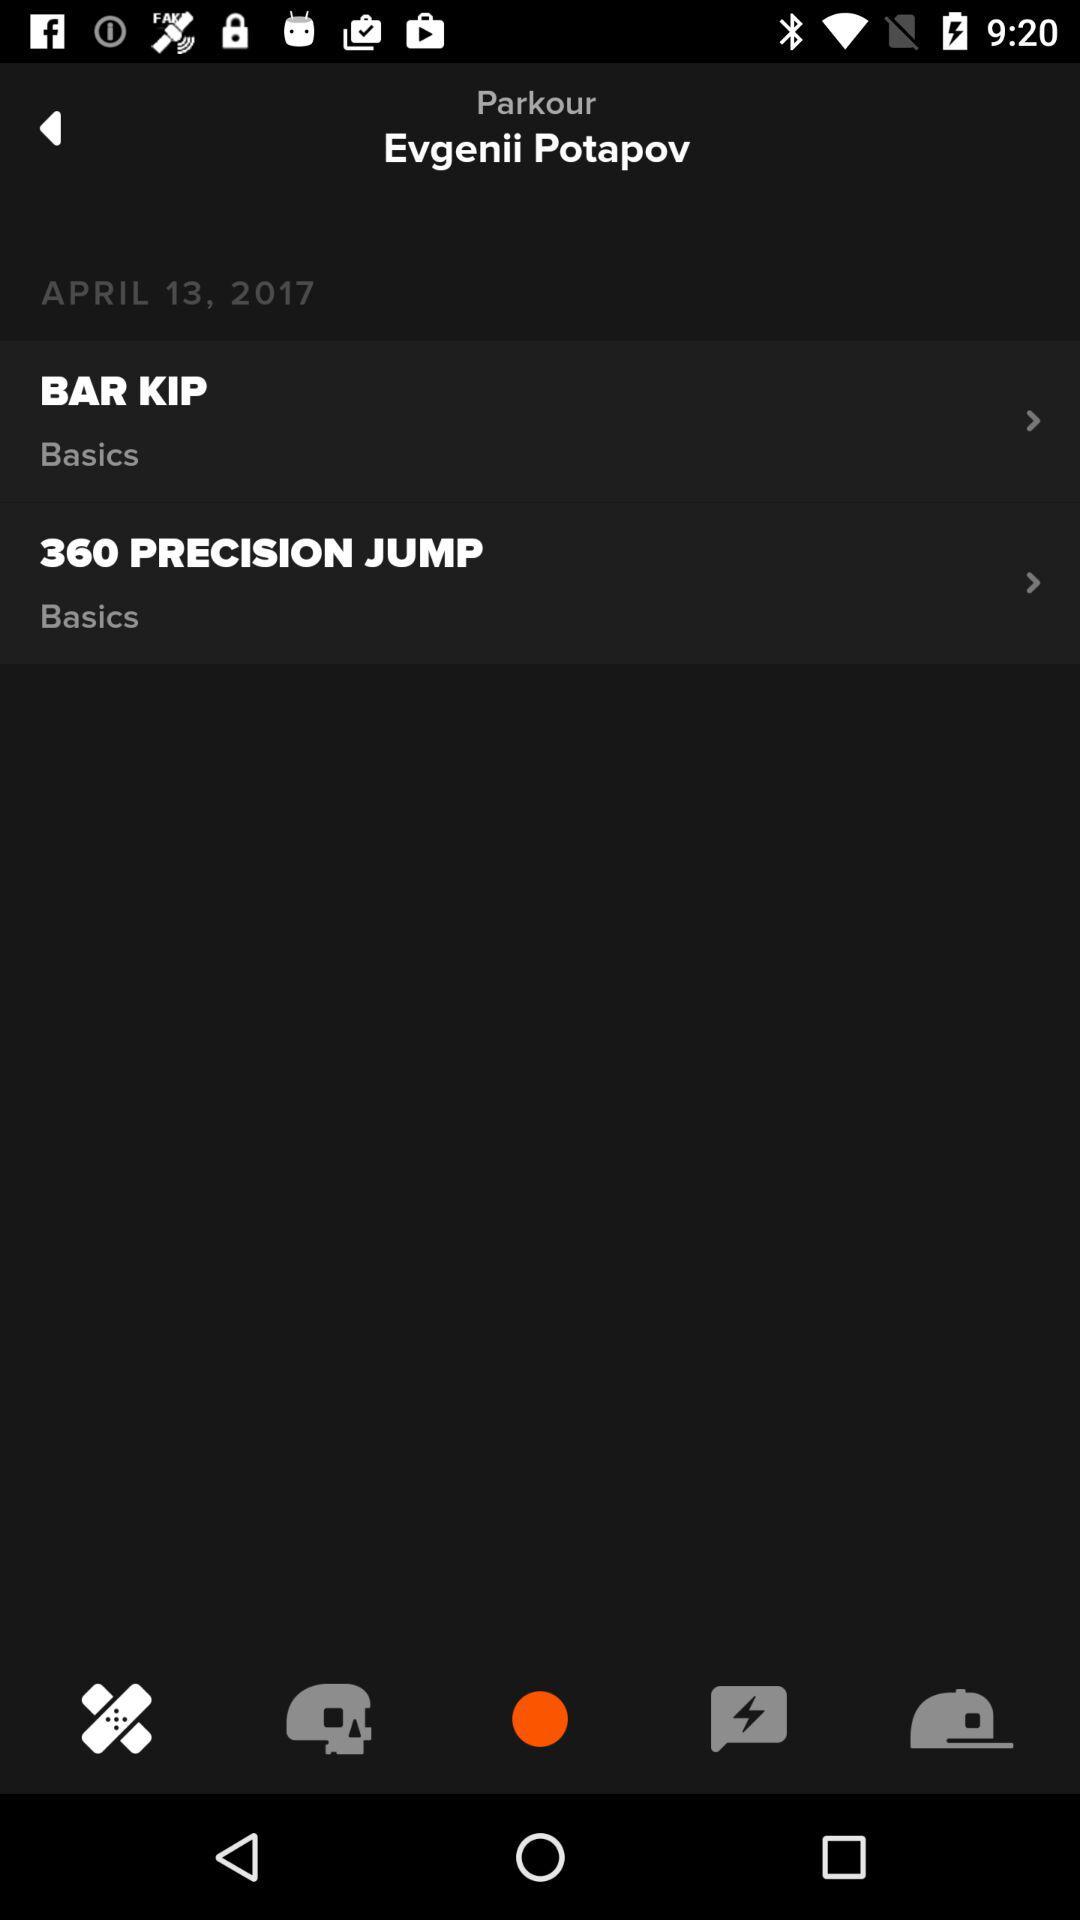 This screenshot has height=1920, width=1080. I want to click on the second icon on the navigation bar, so click(328, 1718).